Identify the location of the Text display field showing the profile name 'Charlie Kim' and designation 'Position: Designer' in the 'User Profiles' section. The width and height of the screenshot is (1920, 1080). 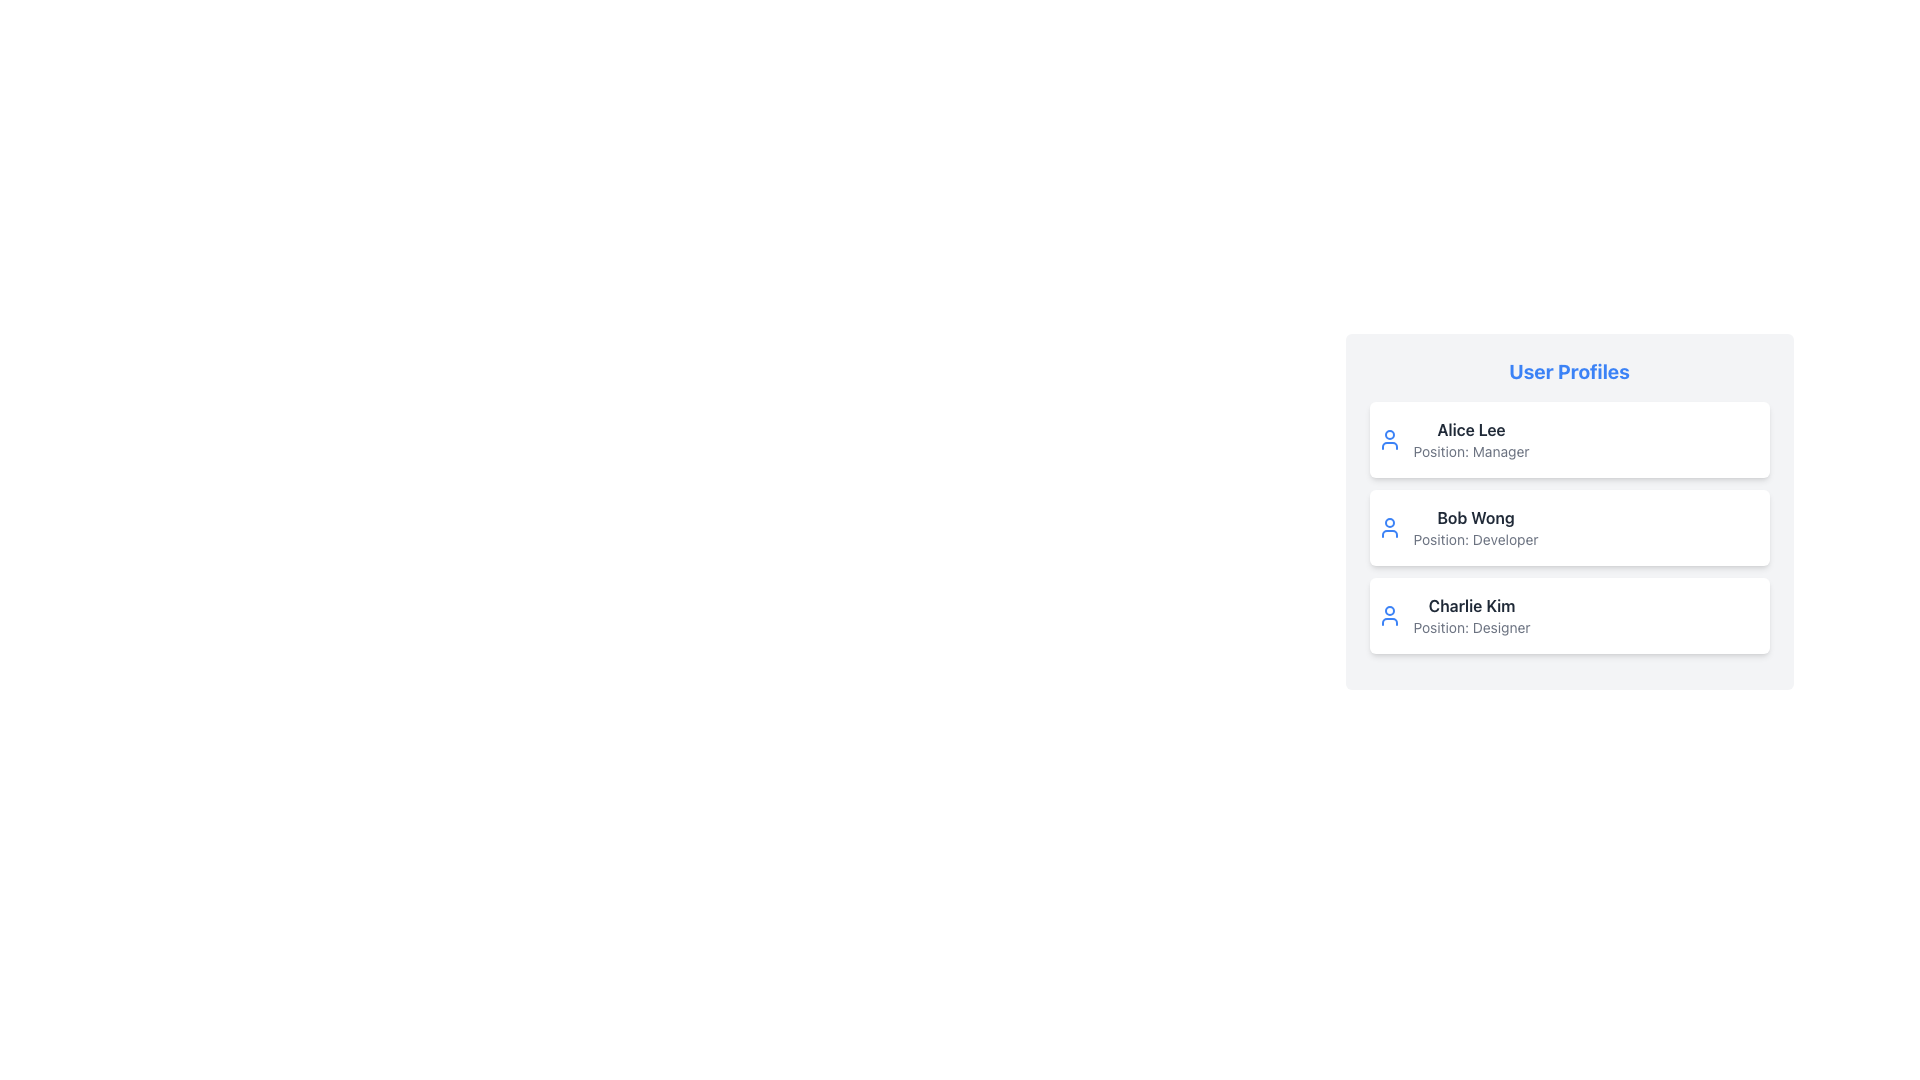
(1472, 615).